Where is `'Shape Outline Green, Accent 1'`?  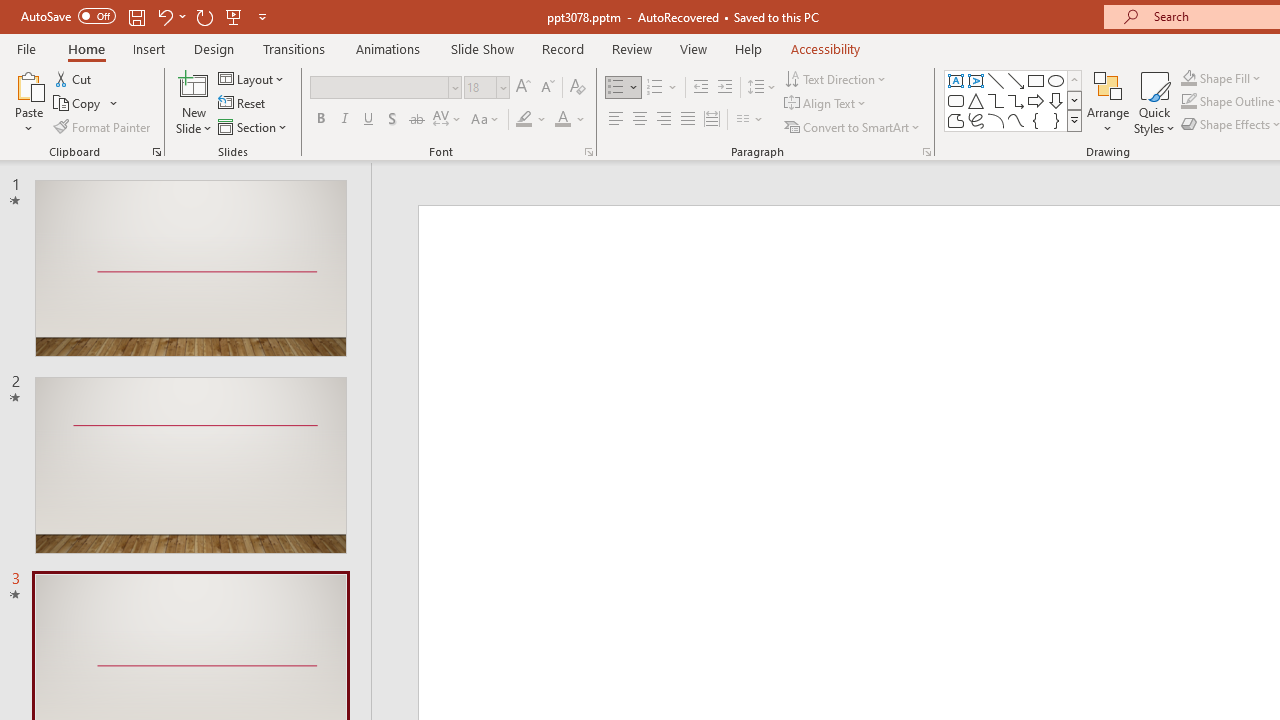 'Shape Outline Green, Accent 1' is located at coordinates (1189, 101).